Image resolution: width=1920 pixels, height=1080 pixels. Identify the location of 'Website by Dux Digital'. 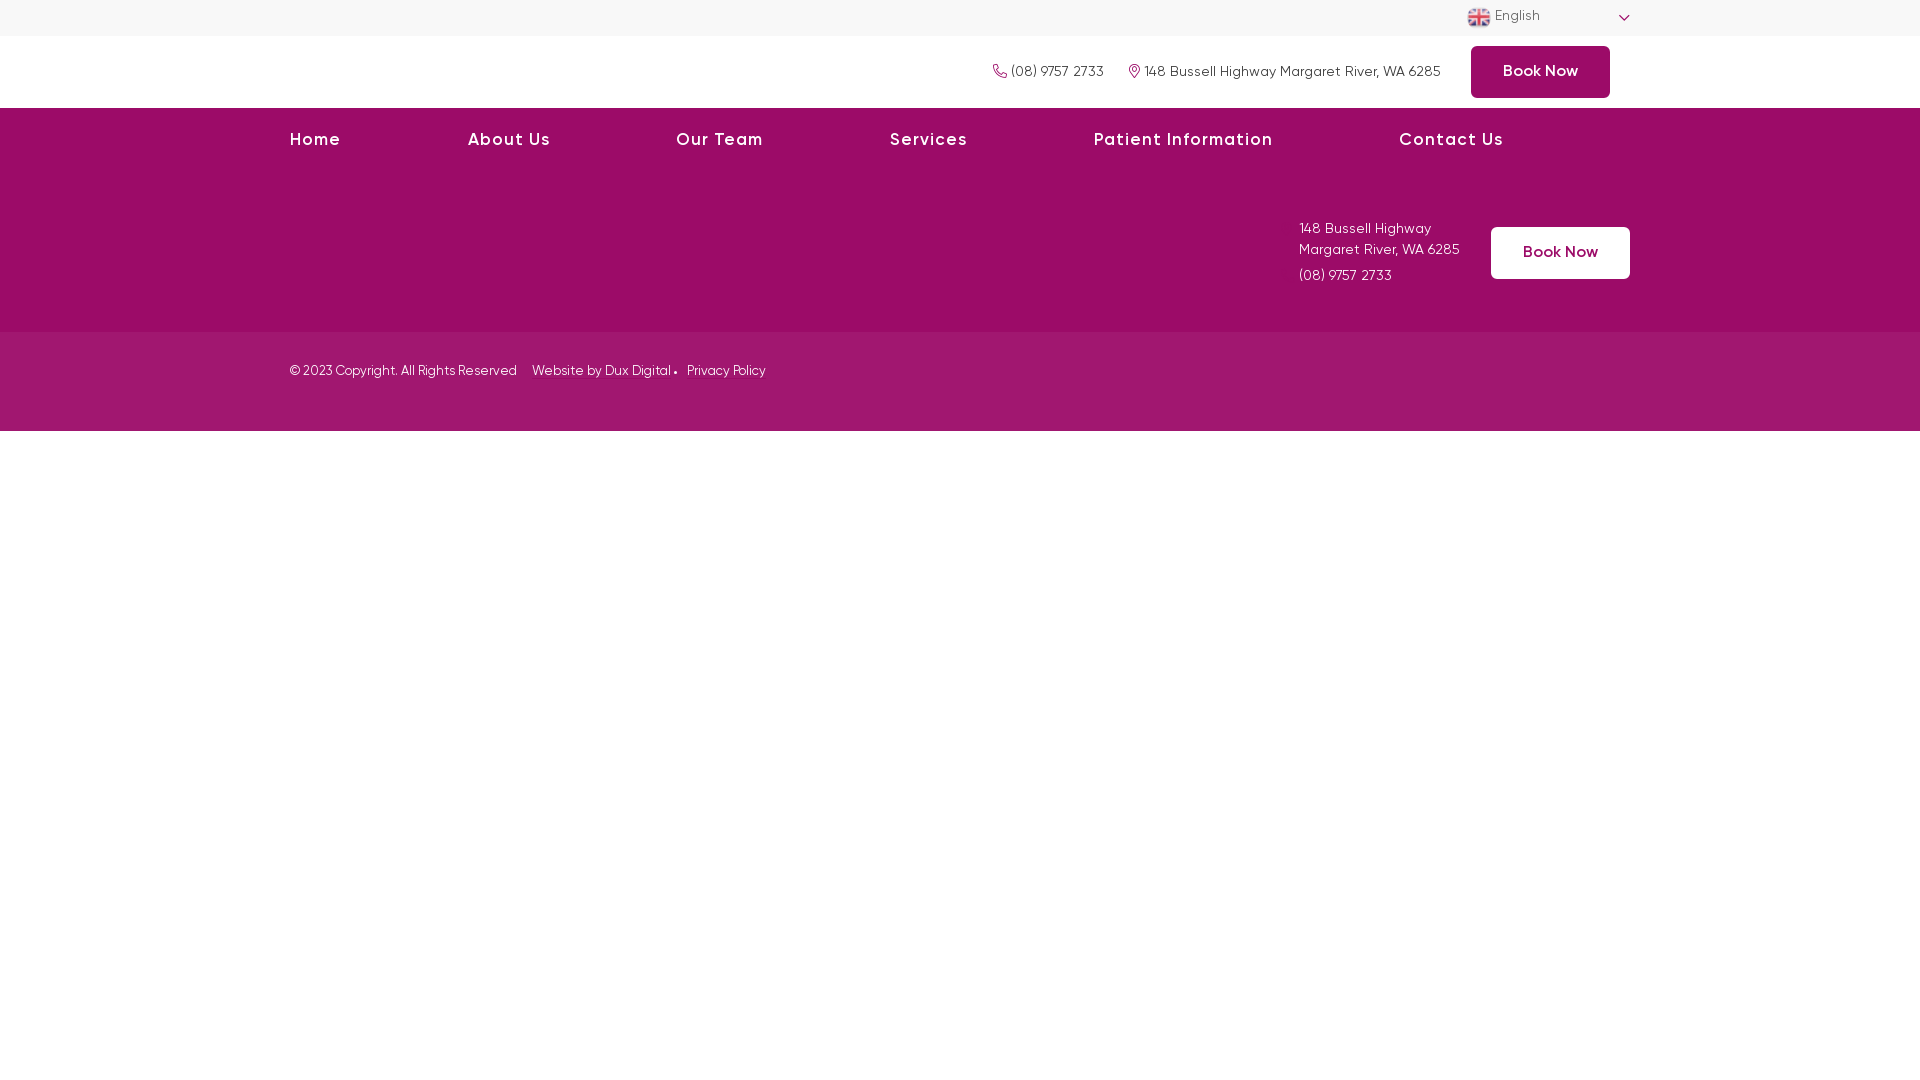
(600, 371).